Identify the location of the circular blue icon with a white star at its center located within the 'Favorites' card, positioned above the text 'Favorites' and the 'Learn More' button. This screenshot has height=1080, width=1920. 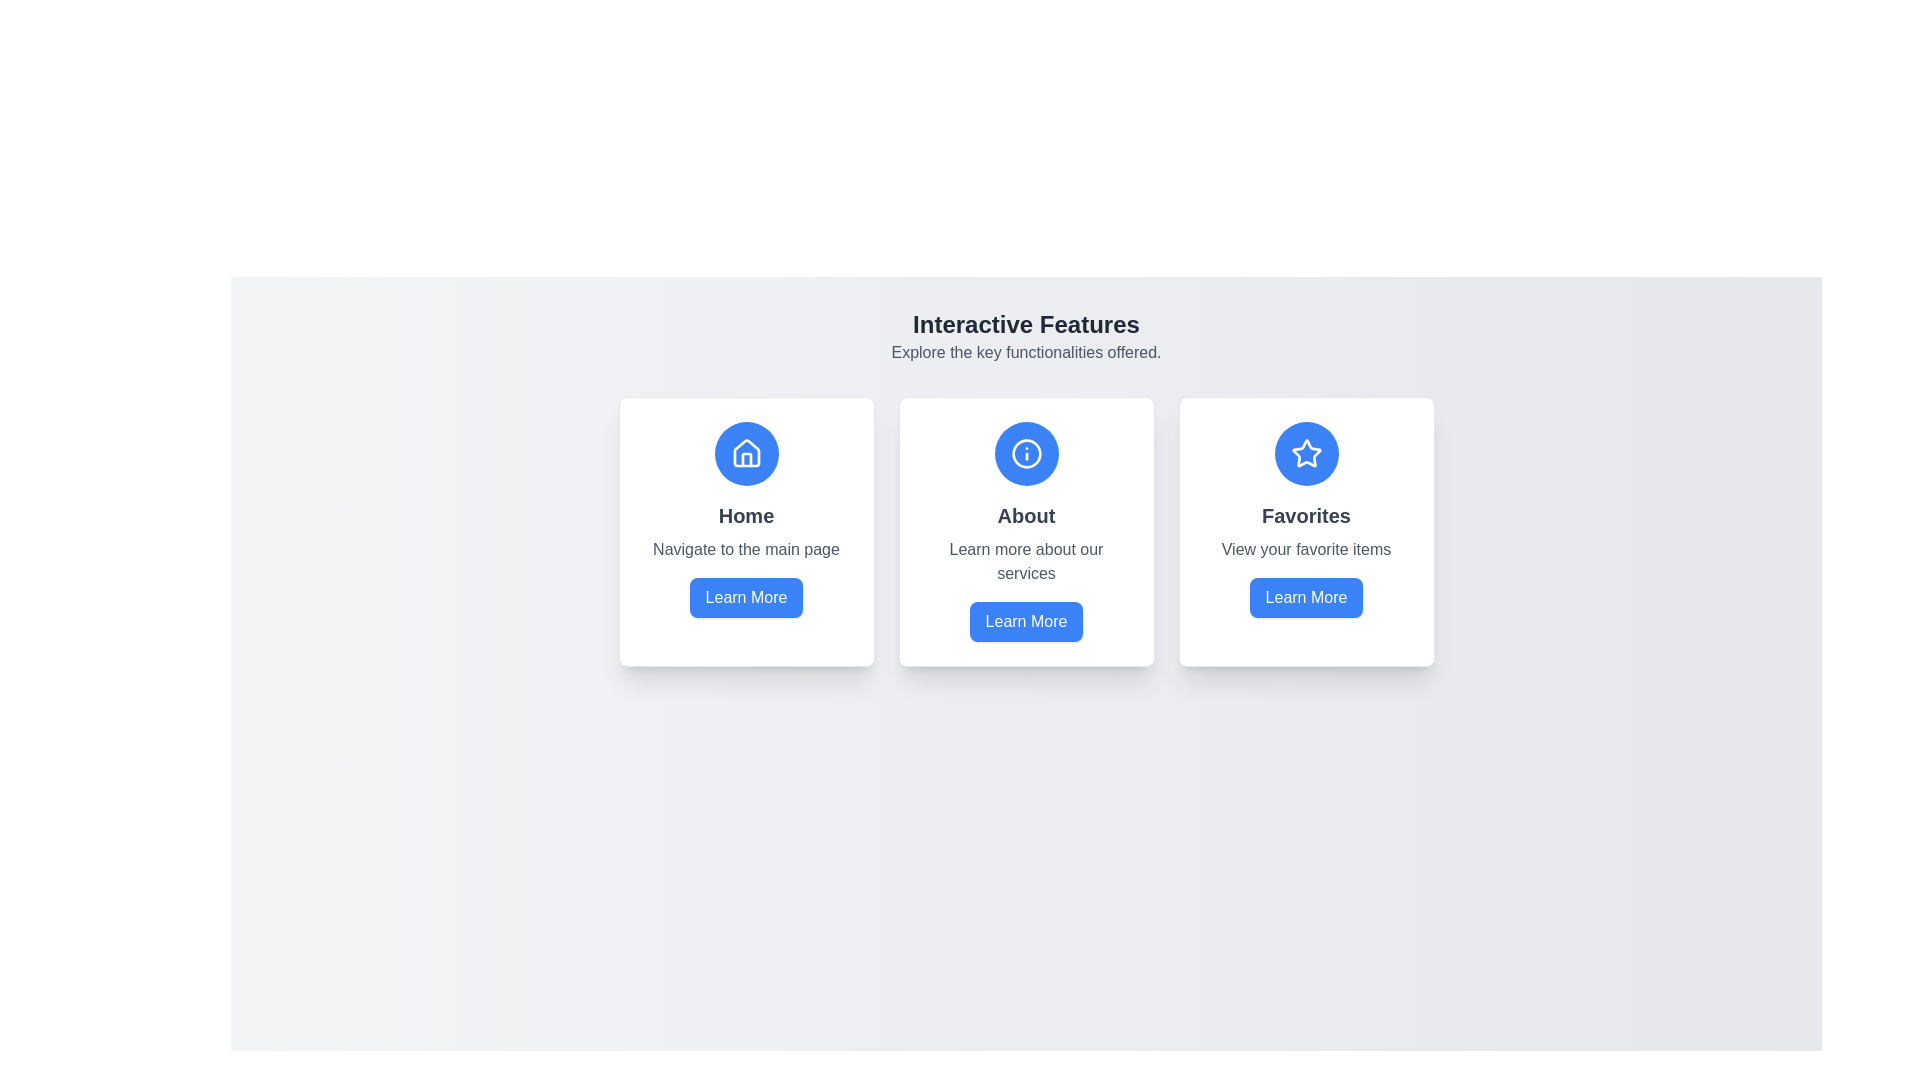
(1306, 454).